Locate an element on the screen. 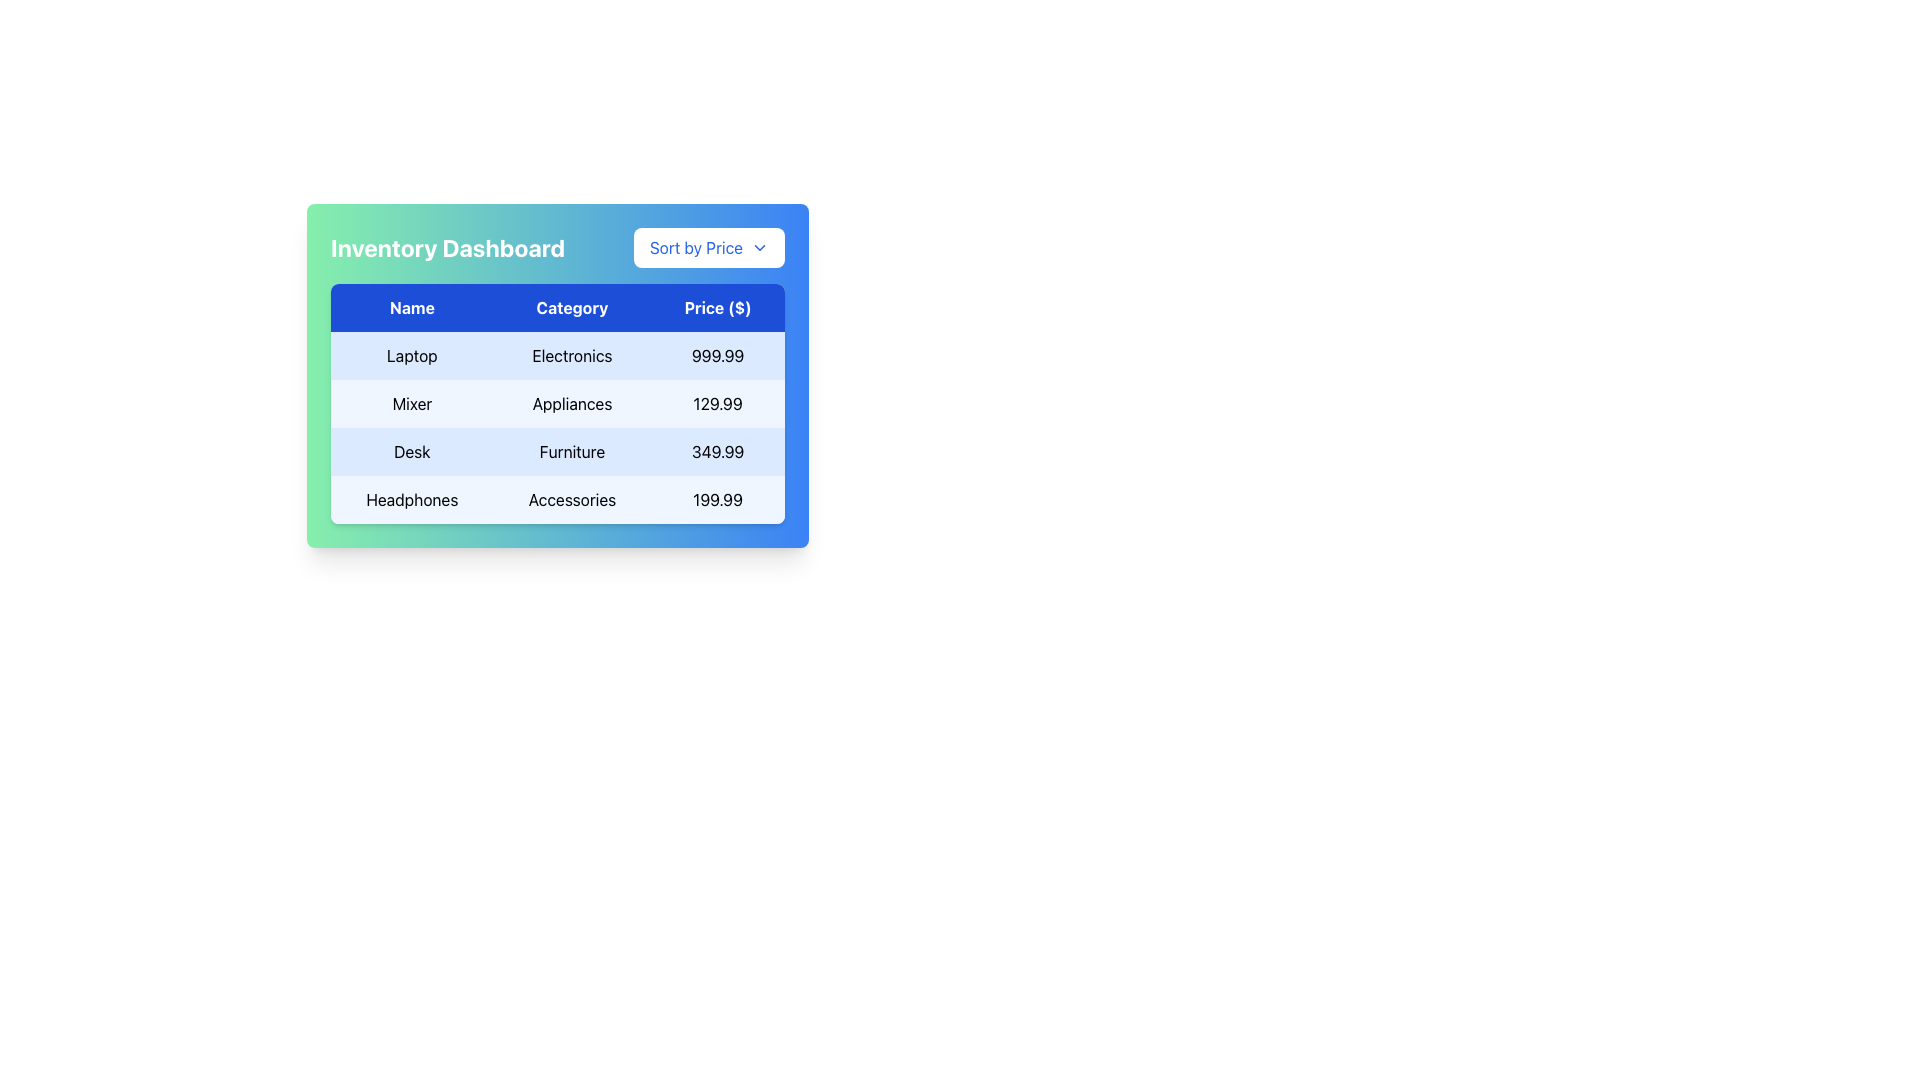  the static text label displaying 'Mixer' in bold, black sans-serif font, located in the second row of the 'Inventory Dashboard' table under the 'Name' column is located at coordinates (411, 404).